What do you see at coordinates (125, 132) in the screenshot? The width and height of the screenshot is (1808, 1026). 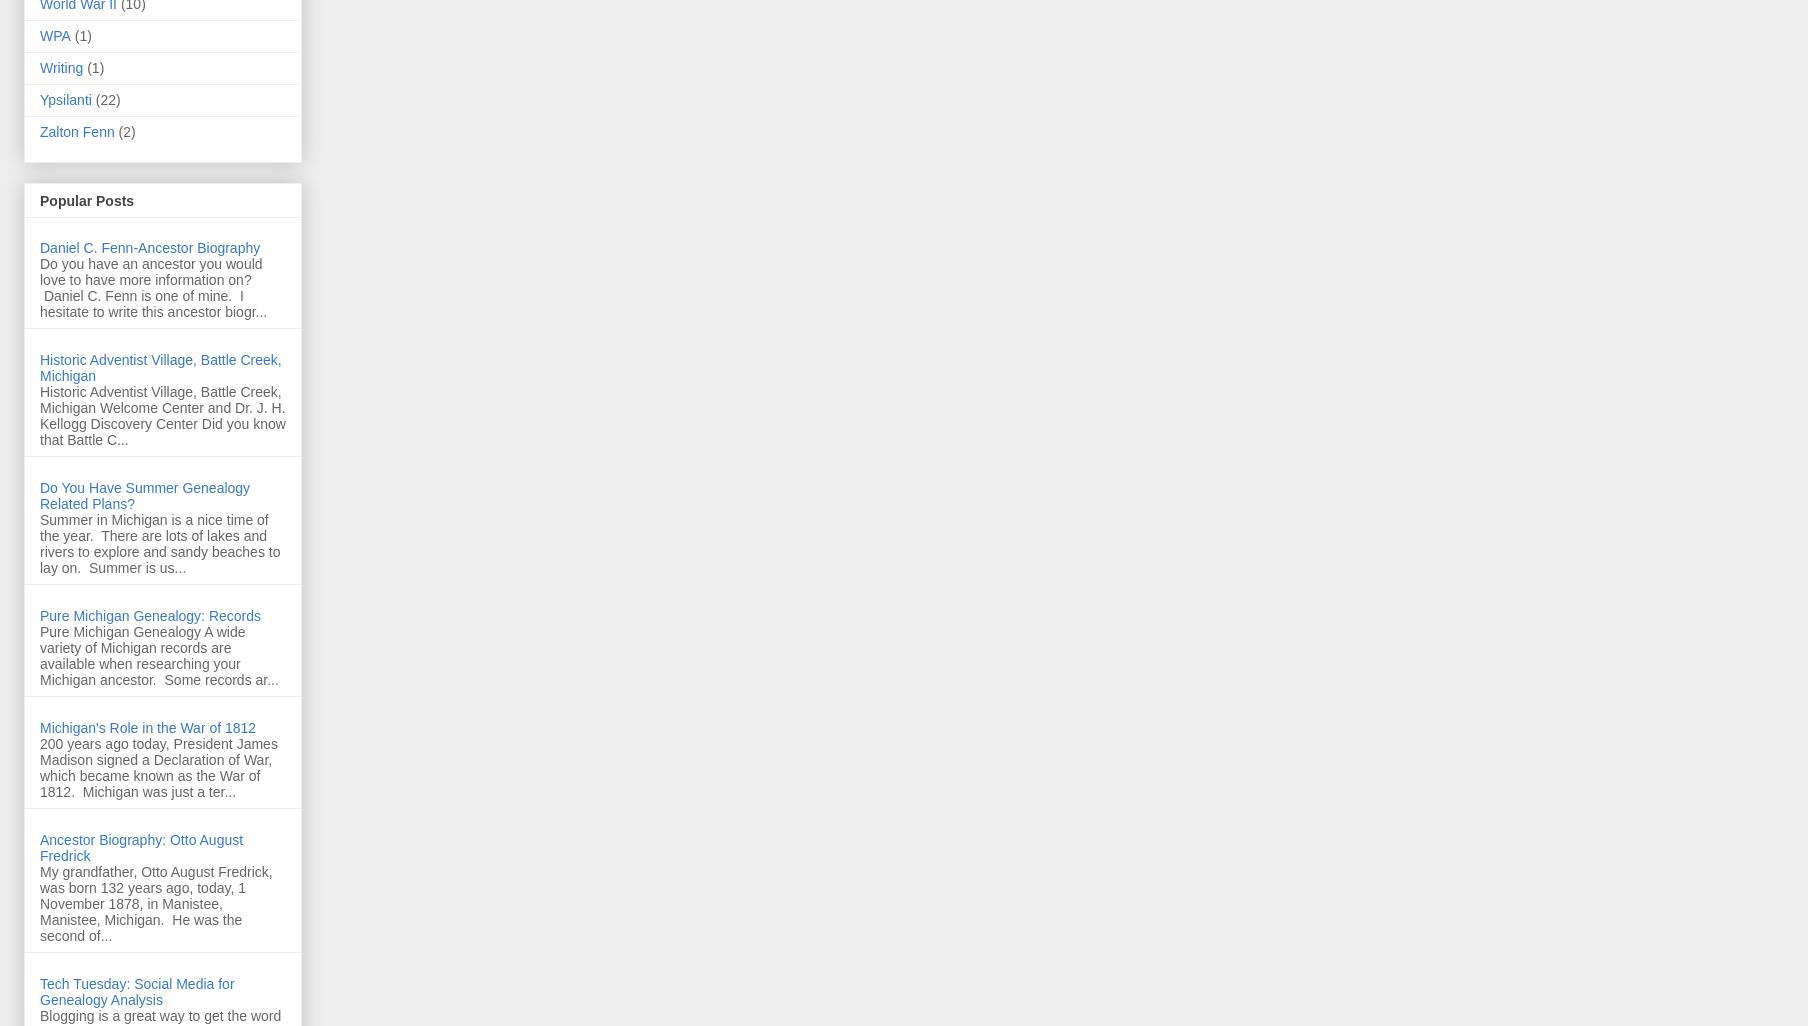 I see `'(2)'` at bounding box center [125, 132].